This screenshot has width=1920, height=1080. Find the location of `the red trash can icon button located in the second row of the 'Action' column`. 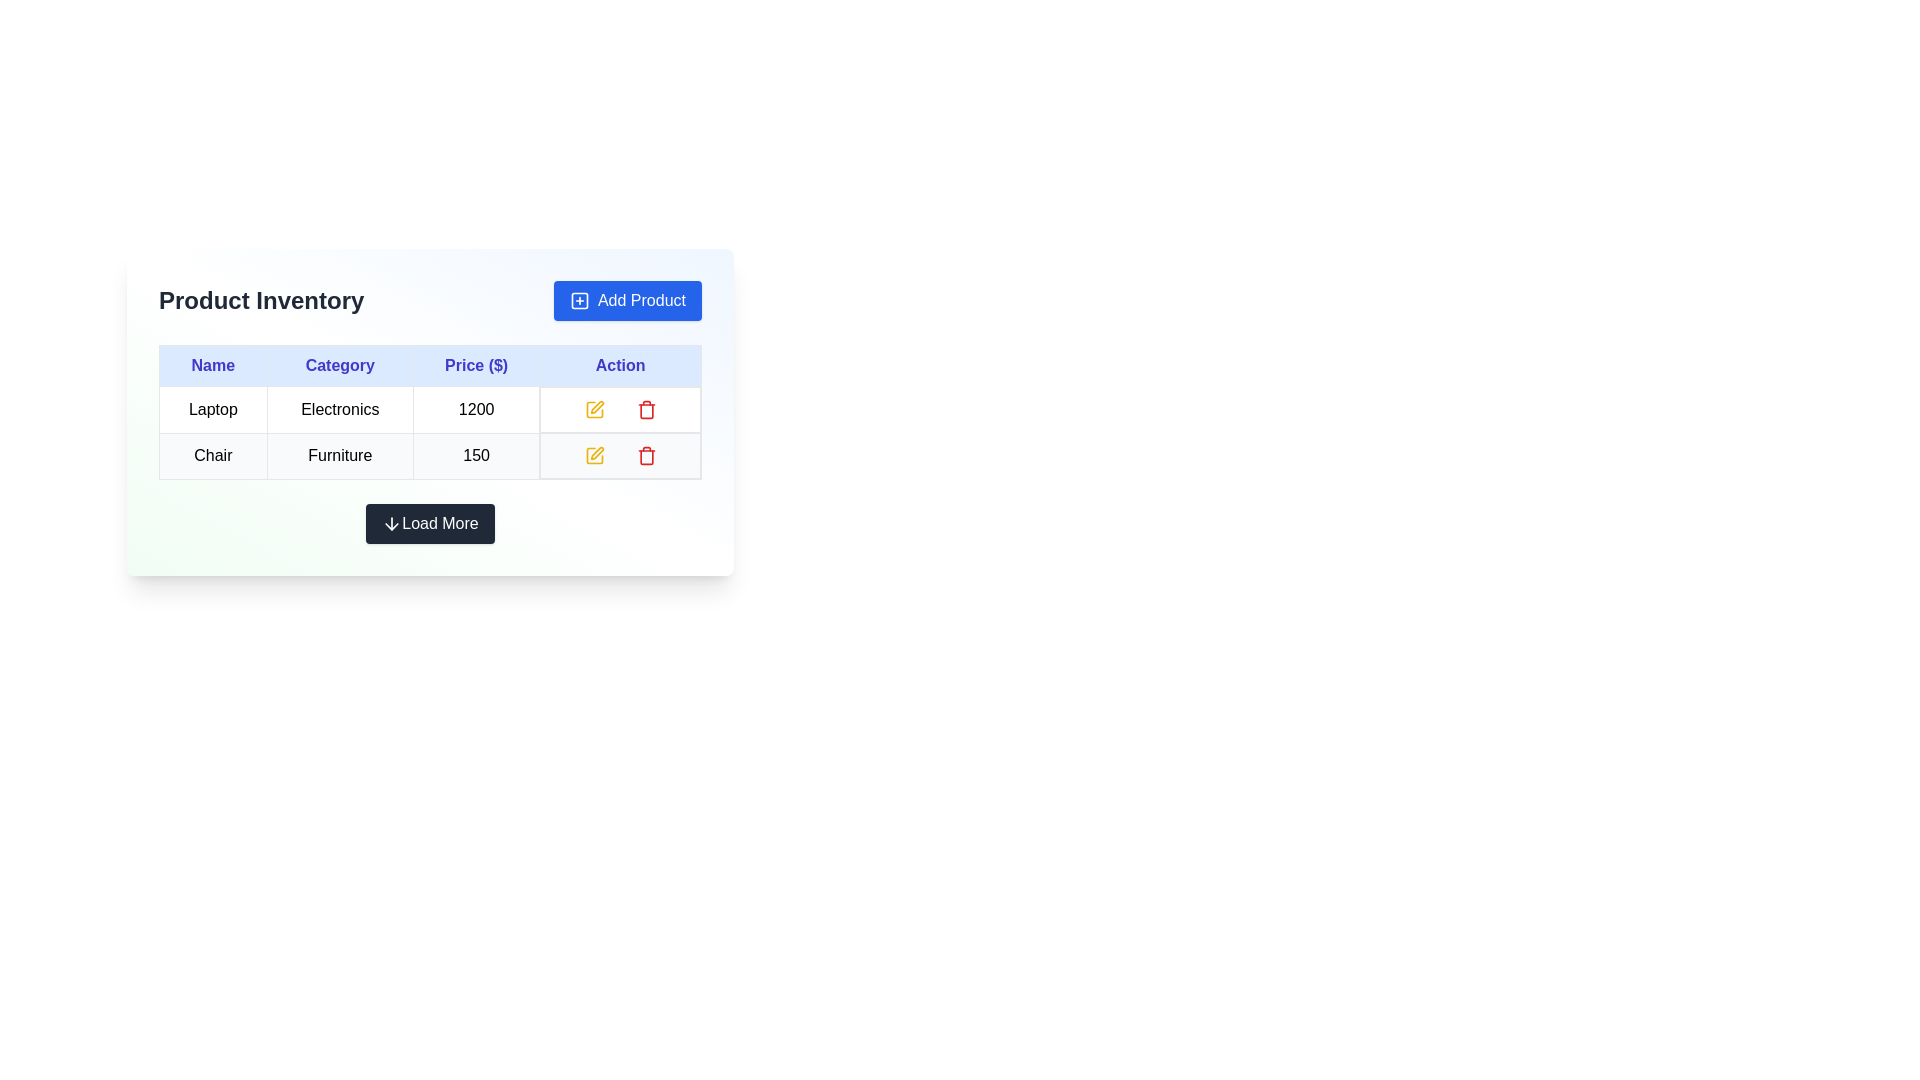

the red trash can icon button located in the second row of the 'Action' column is located at coordinates (646, 408).